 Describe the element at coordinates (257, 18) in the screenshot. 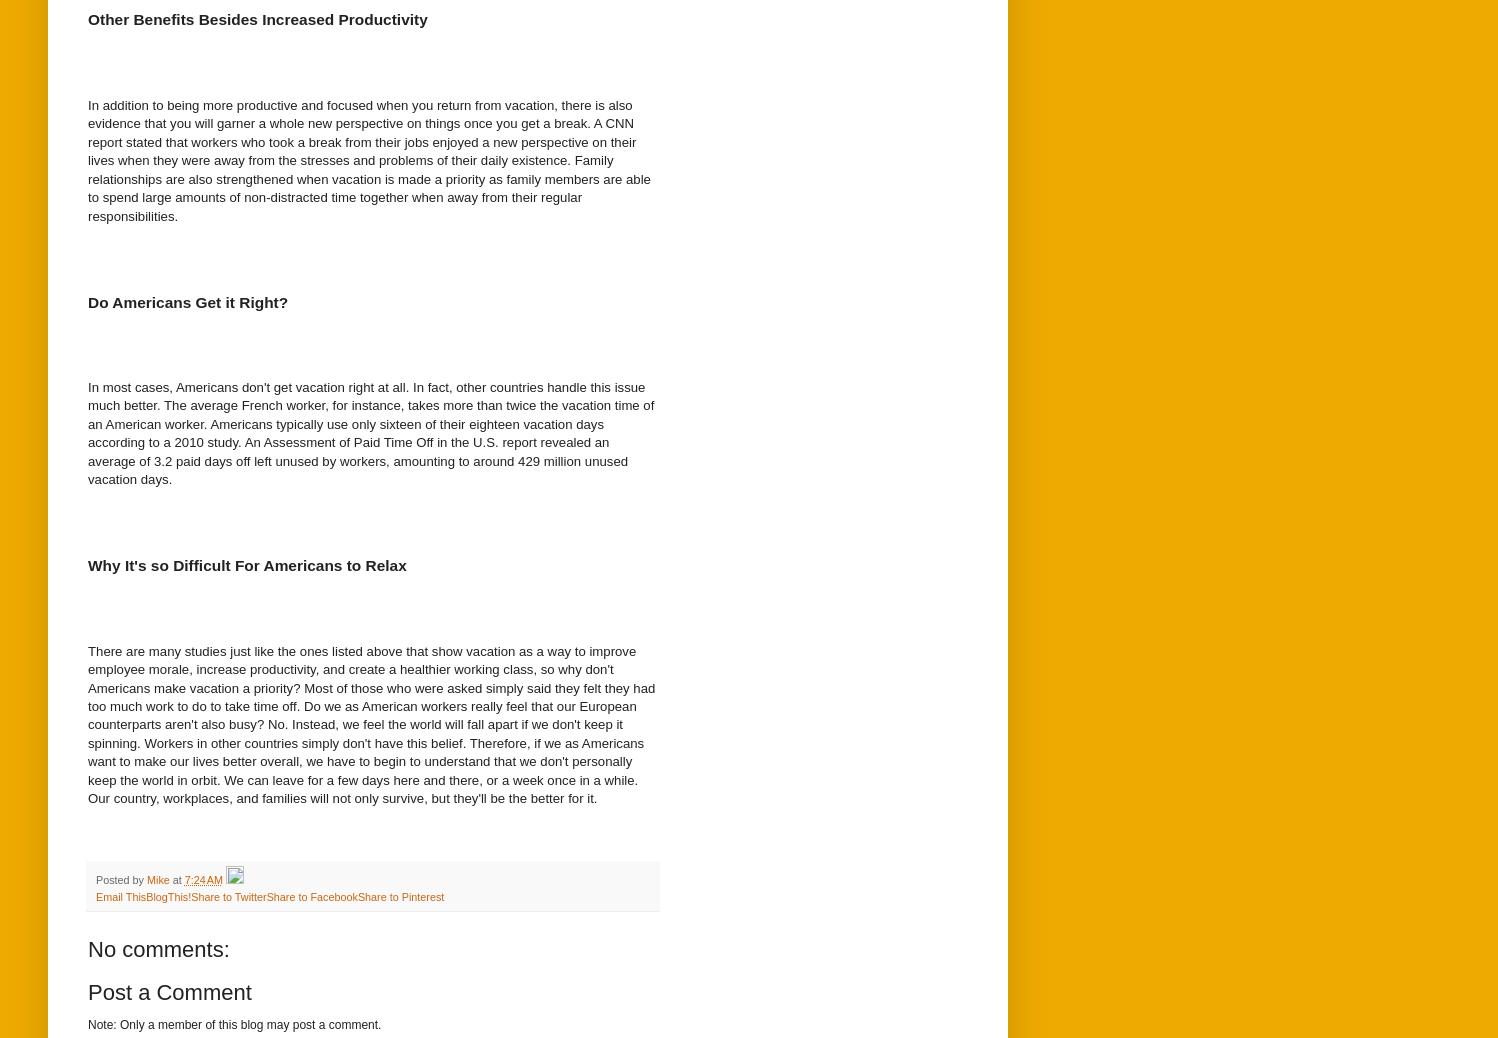

I see `'Other Benefits Besides Increased Productivity'` at that location.